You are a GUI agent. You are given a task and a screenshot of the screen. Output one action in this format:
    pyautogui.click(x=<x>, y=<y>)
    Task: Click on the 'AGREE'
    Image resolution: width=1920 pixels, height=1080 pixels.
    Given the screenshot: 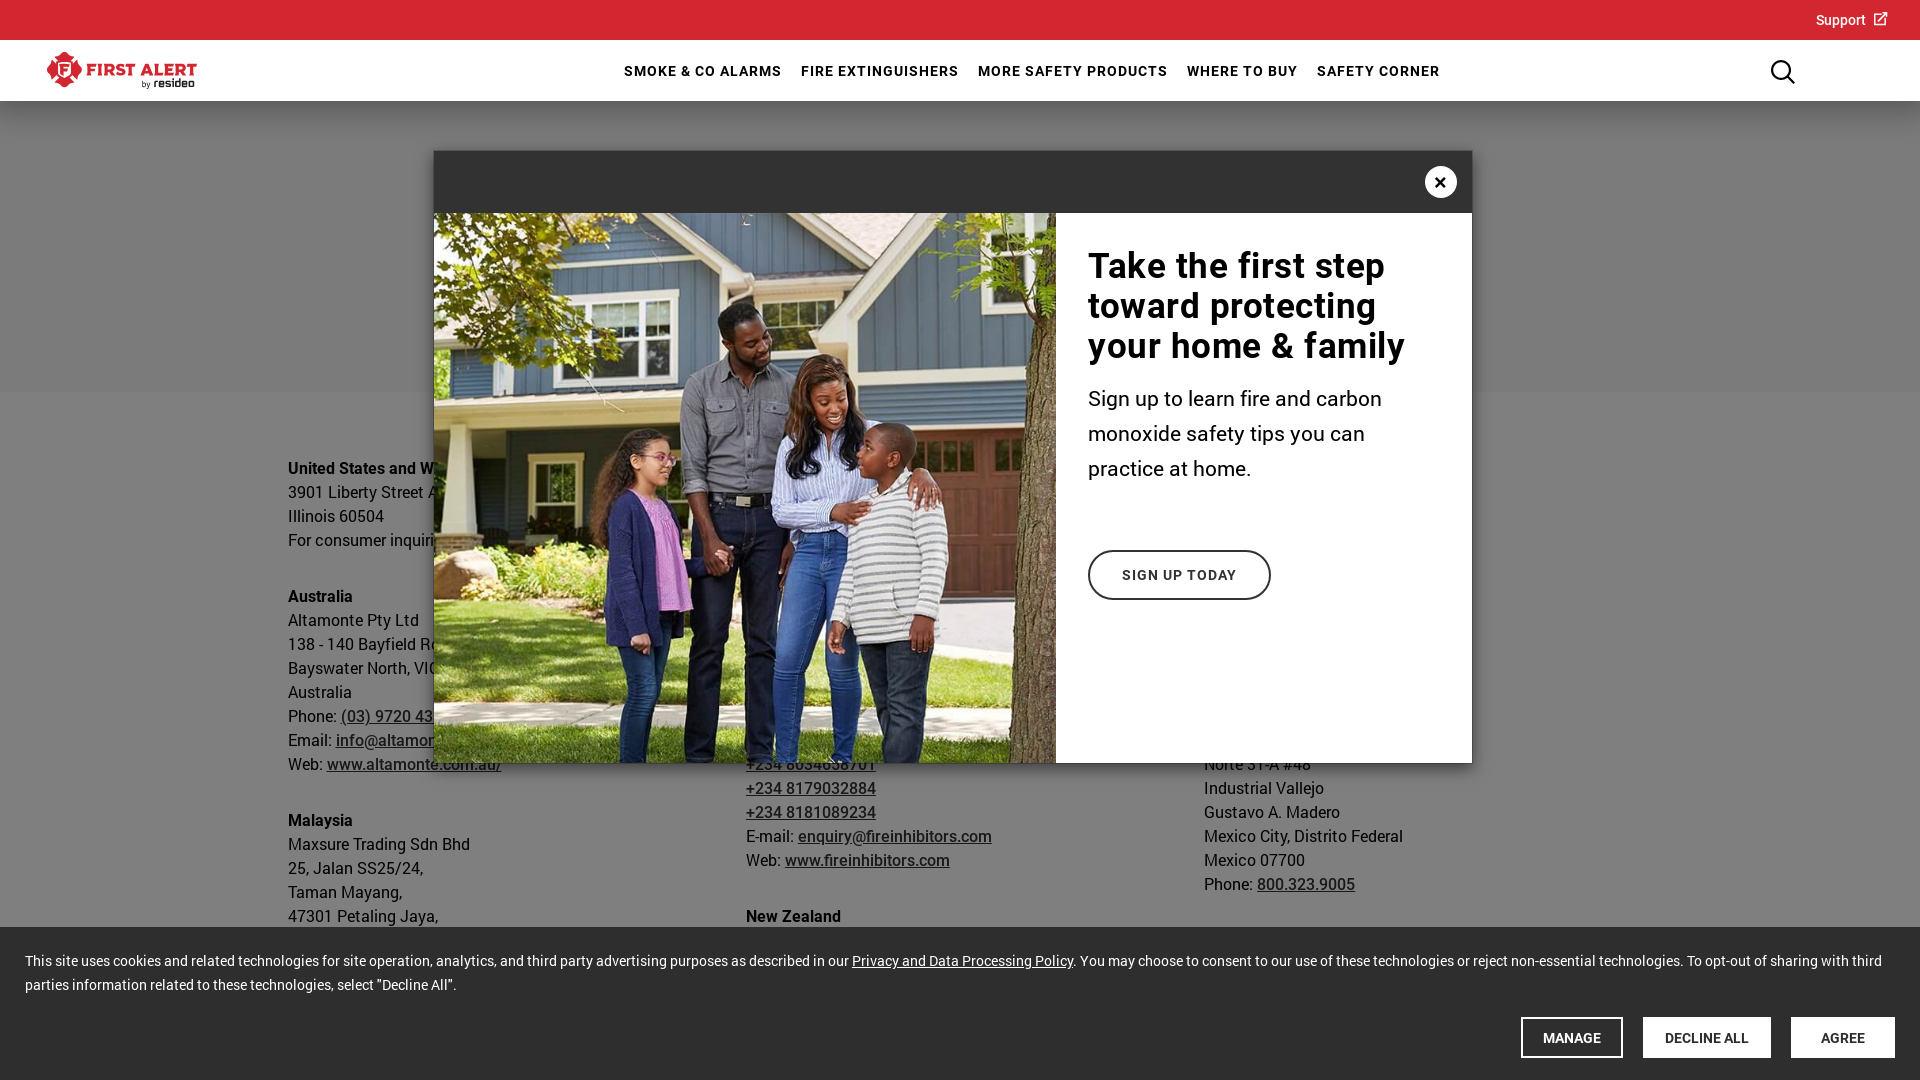 What is the action you would take?
    pyautogui.click(x=1842, y=1036)
    